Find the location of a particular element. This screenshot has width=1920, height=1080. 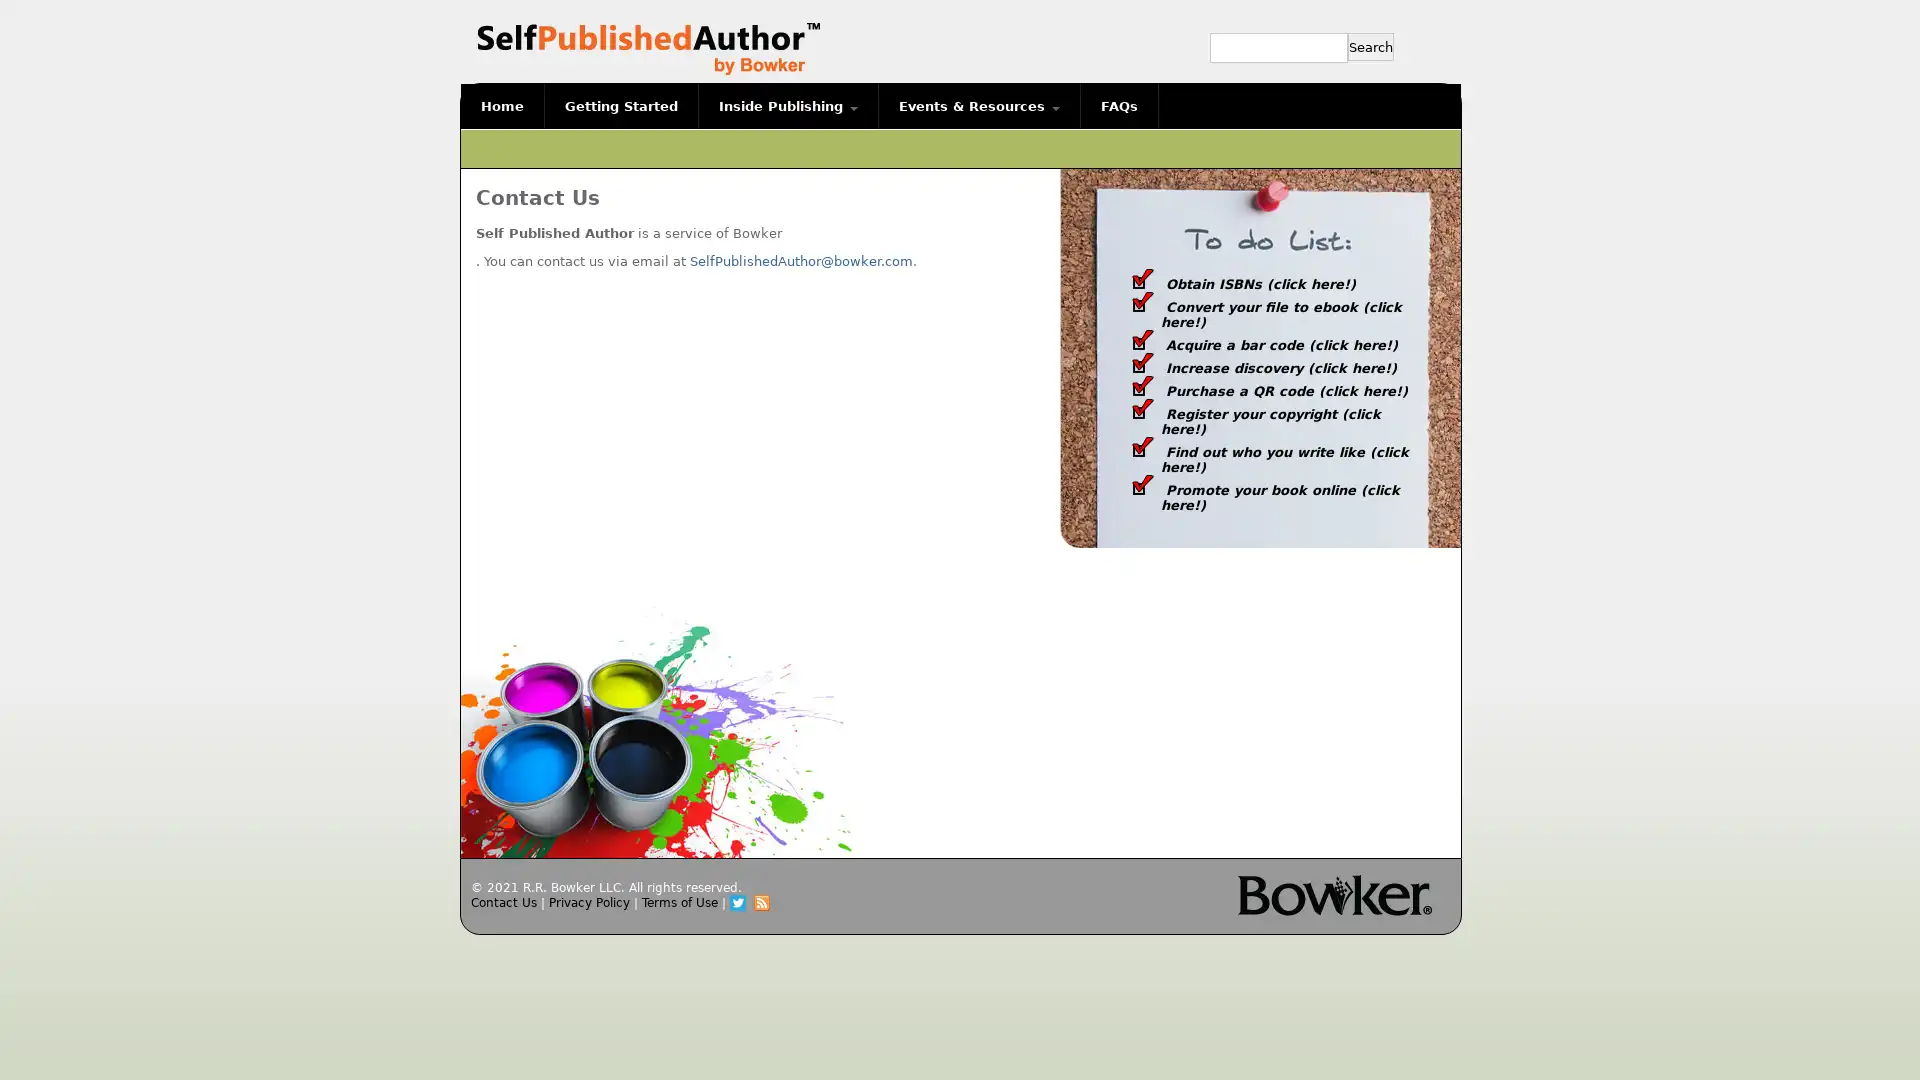

Search is located at coordinates (1370, 45).